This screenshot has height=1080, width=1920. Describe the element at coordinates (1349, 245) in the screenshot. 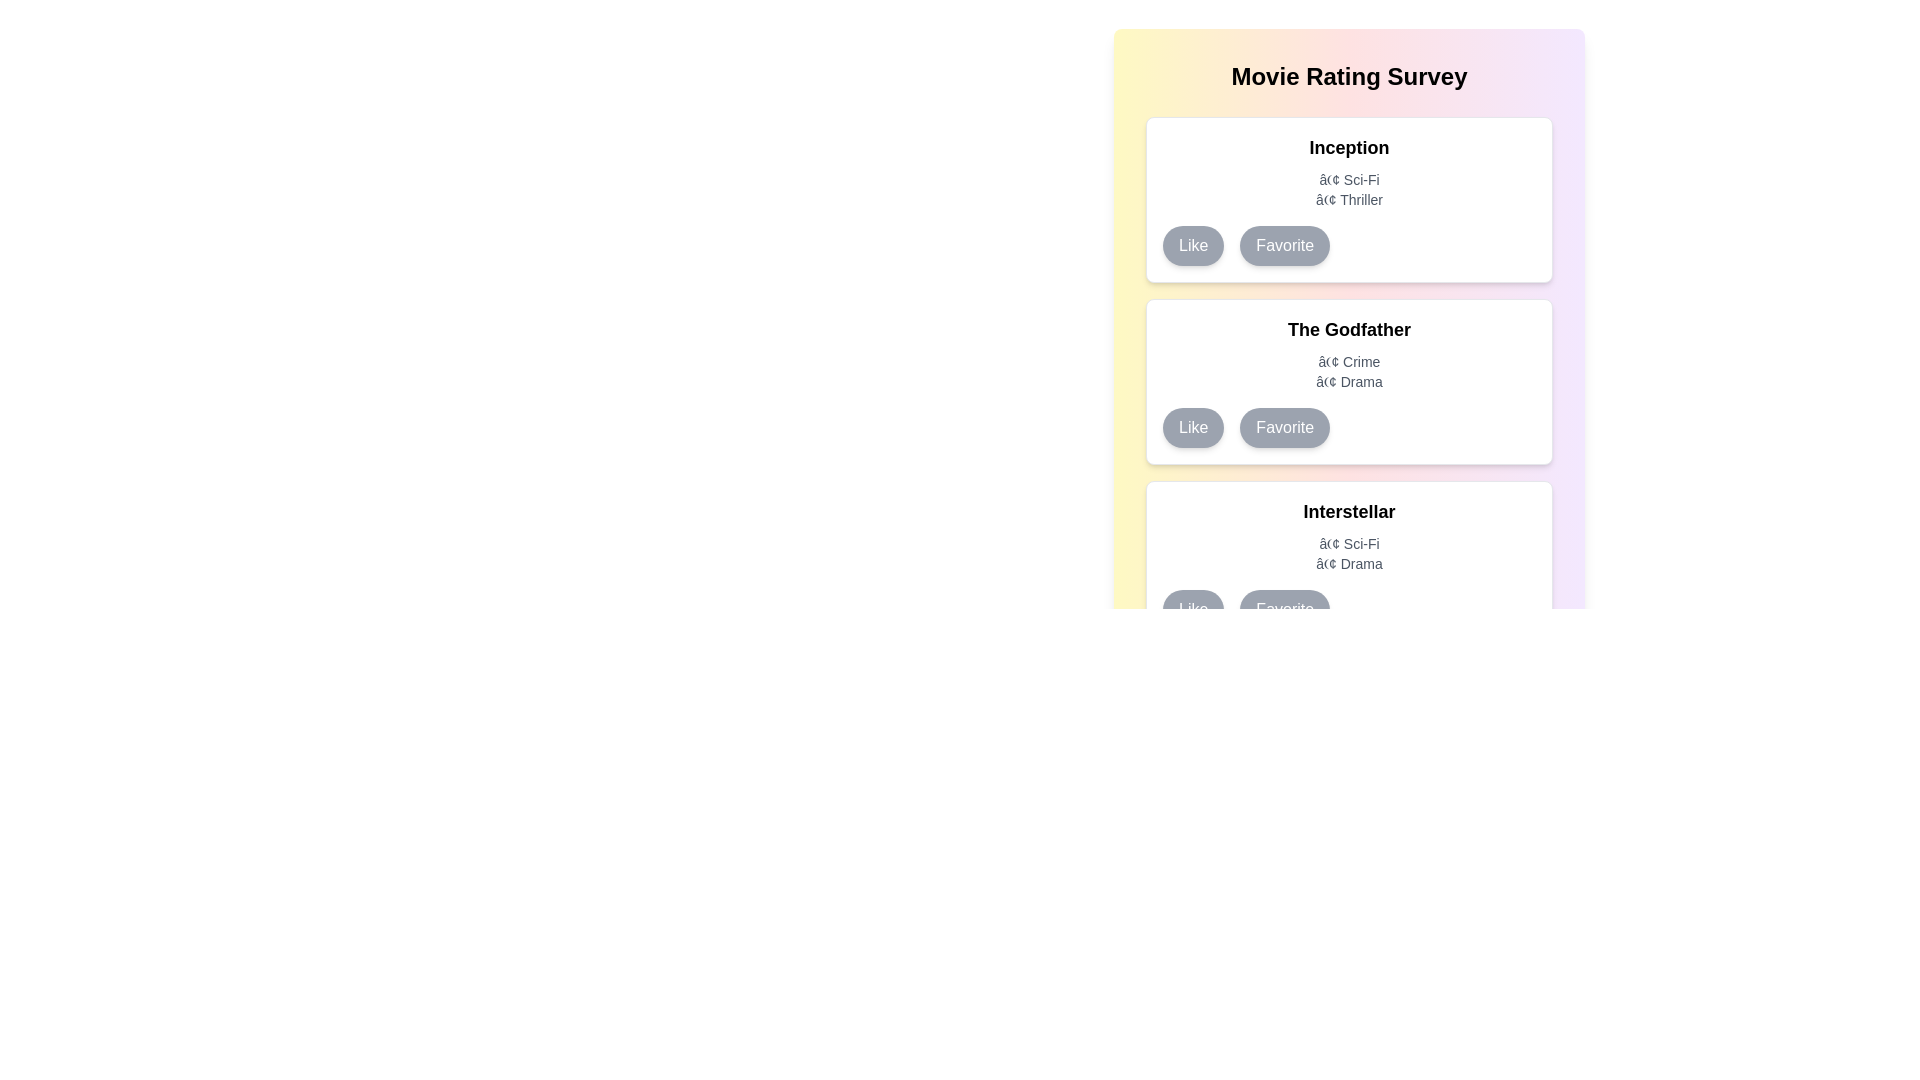

I see `the 'Favorite' button located within the group of buttons beneath the 'Inception' movie title and genre information` at that location.